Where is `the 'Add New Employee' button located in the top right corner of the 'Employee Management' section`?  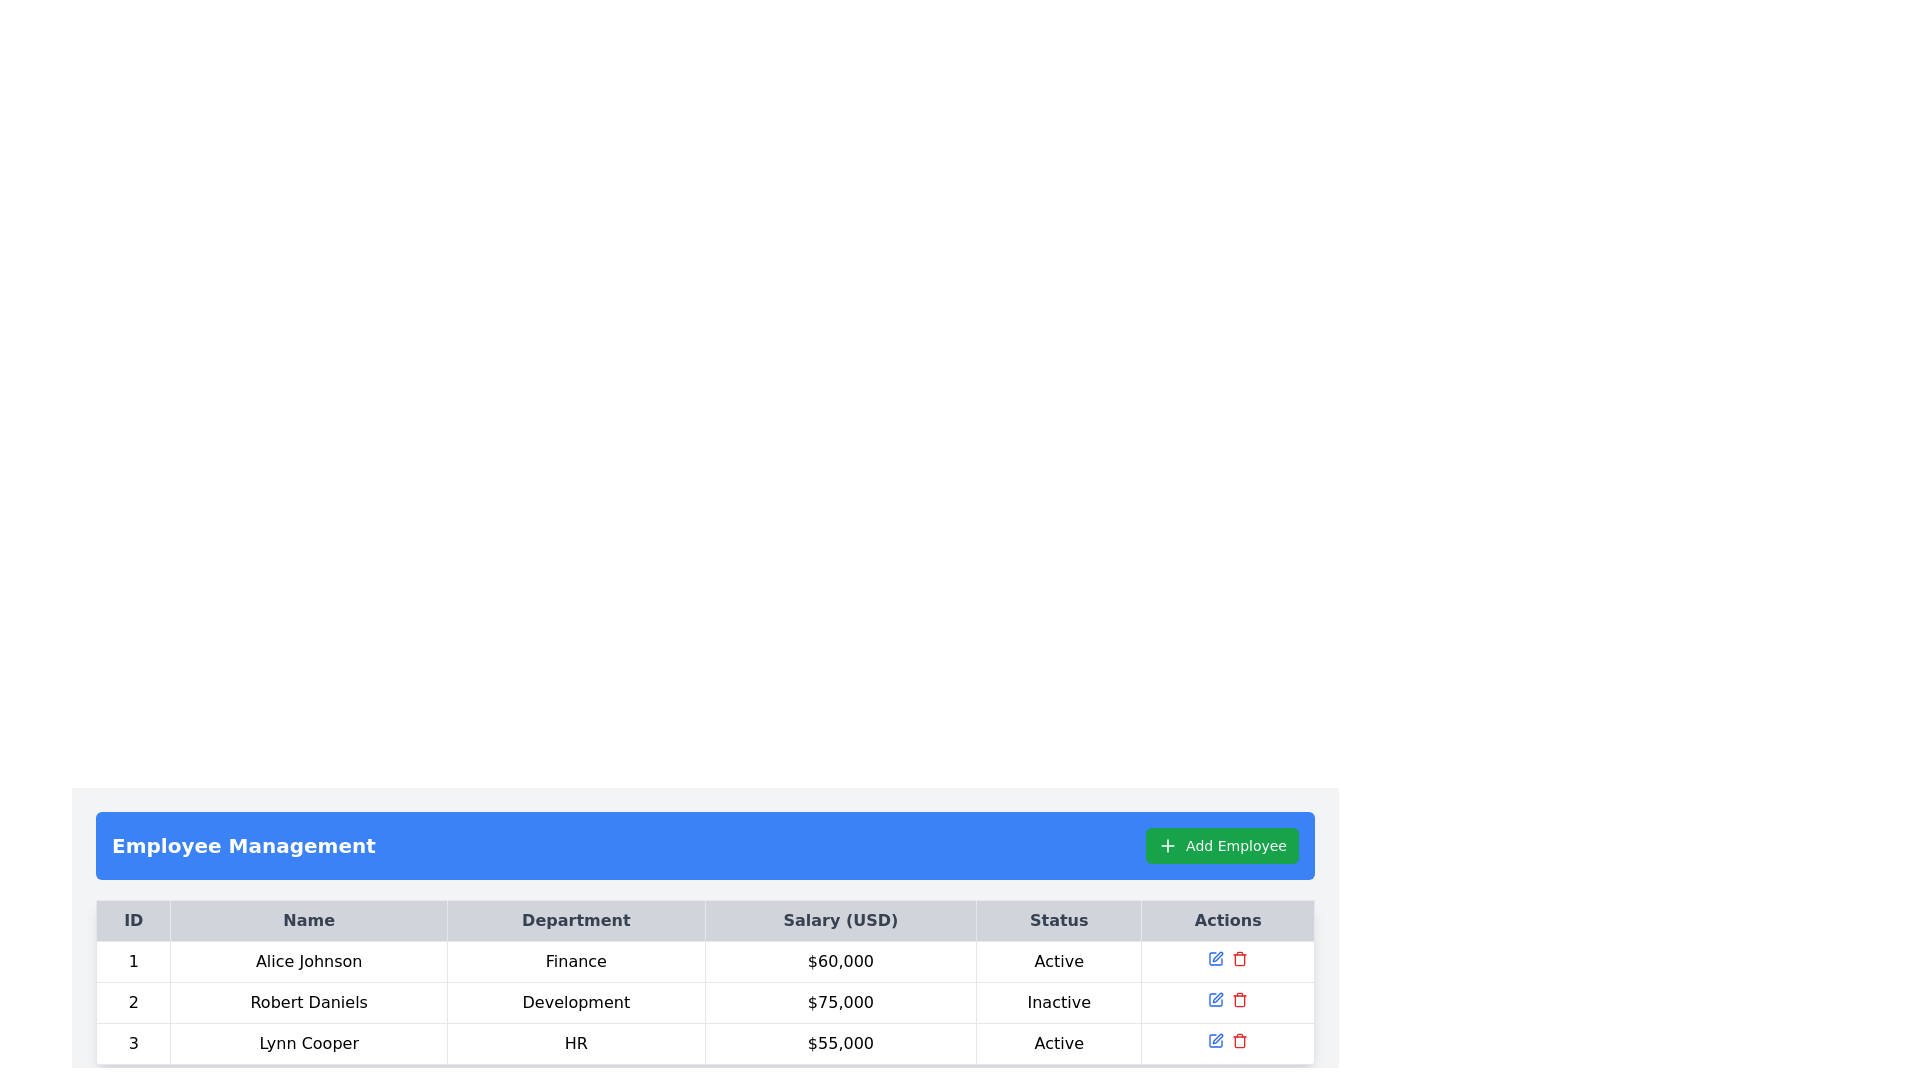
the 'Add New Employee' button located in the top right corner of the 'Employee Management' section is located at coordinates (1221, 845).